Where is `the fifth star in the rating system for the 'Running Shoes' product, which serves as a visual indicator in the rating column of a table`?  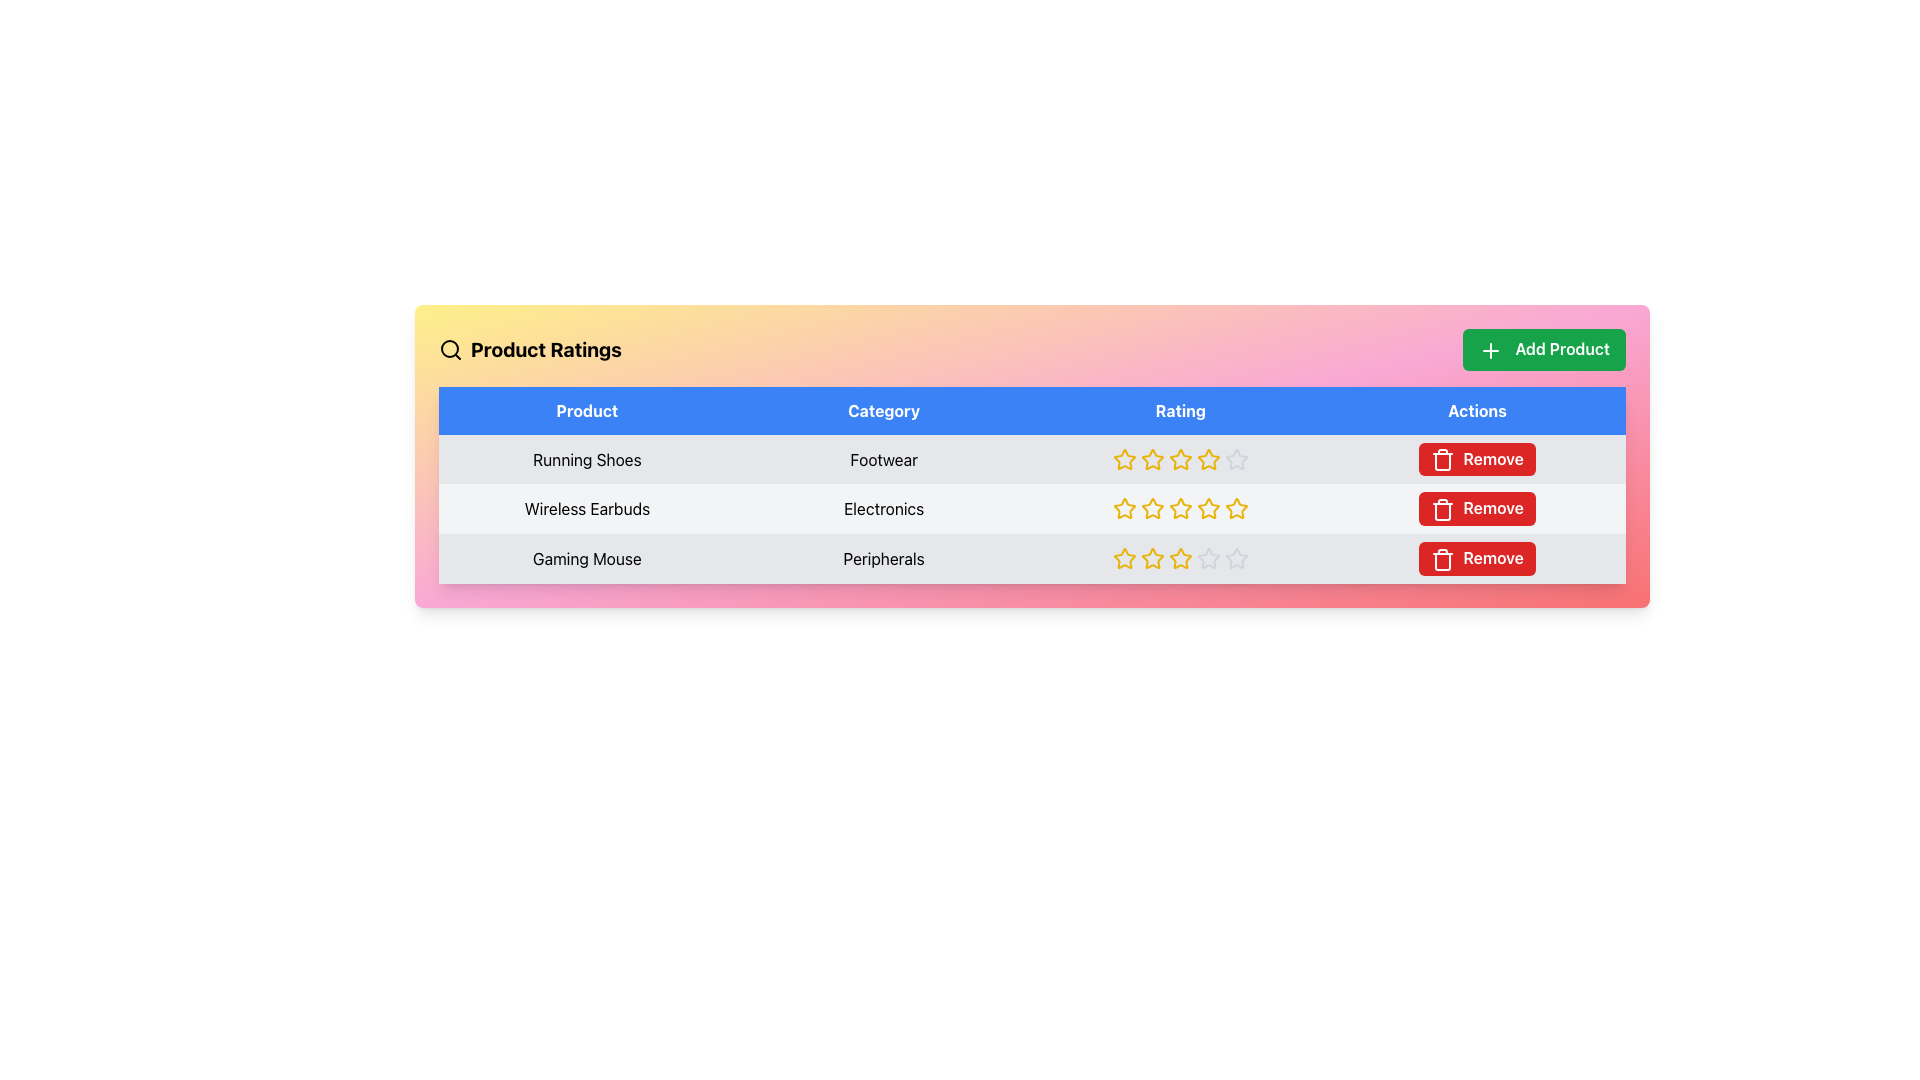 the fifth star in the rating system for the 'Running Shoes' product, which serves as a visual indicator in the rating column of a table is located at coordinates (1207, 459).